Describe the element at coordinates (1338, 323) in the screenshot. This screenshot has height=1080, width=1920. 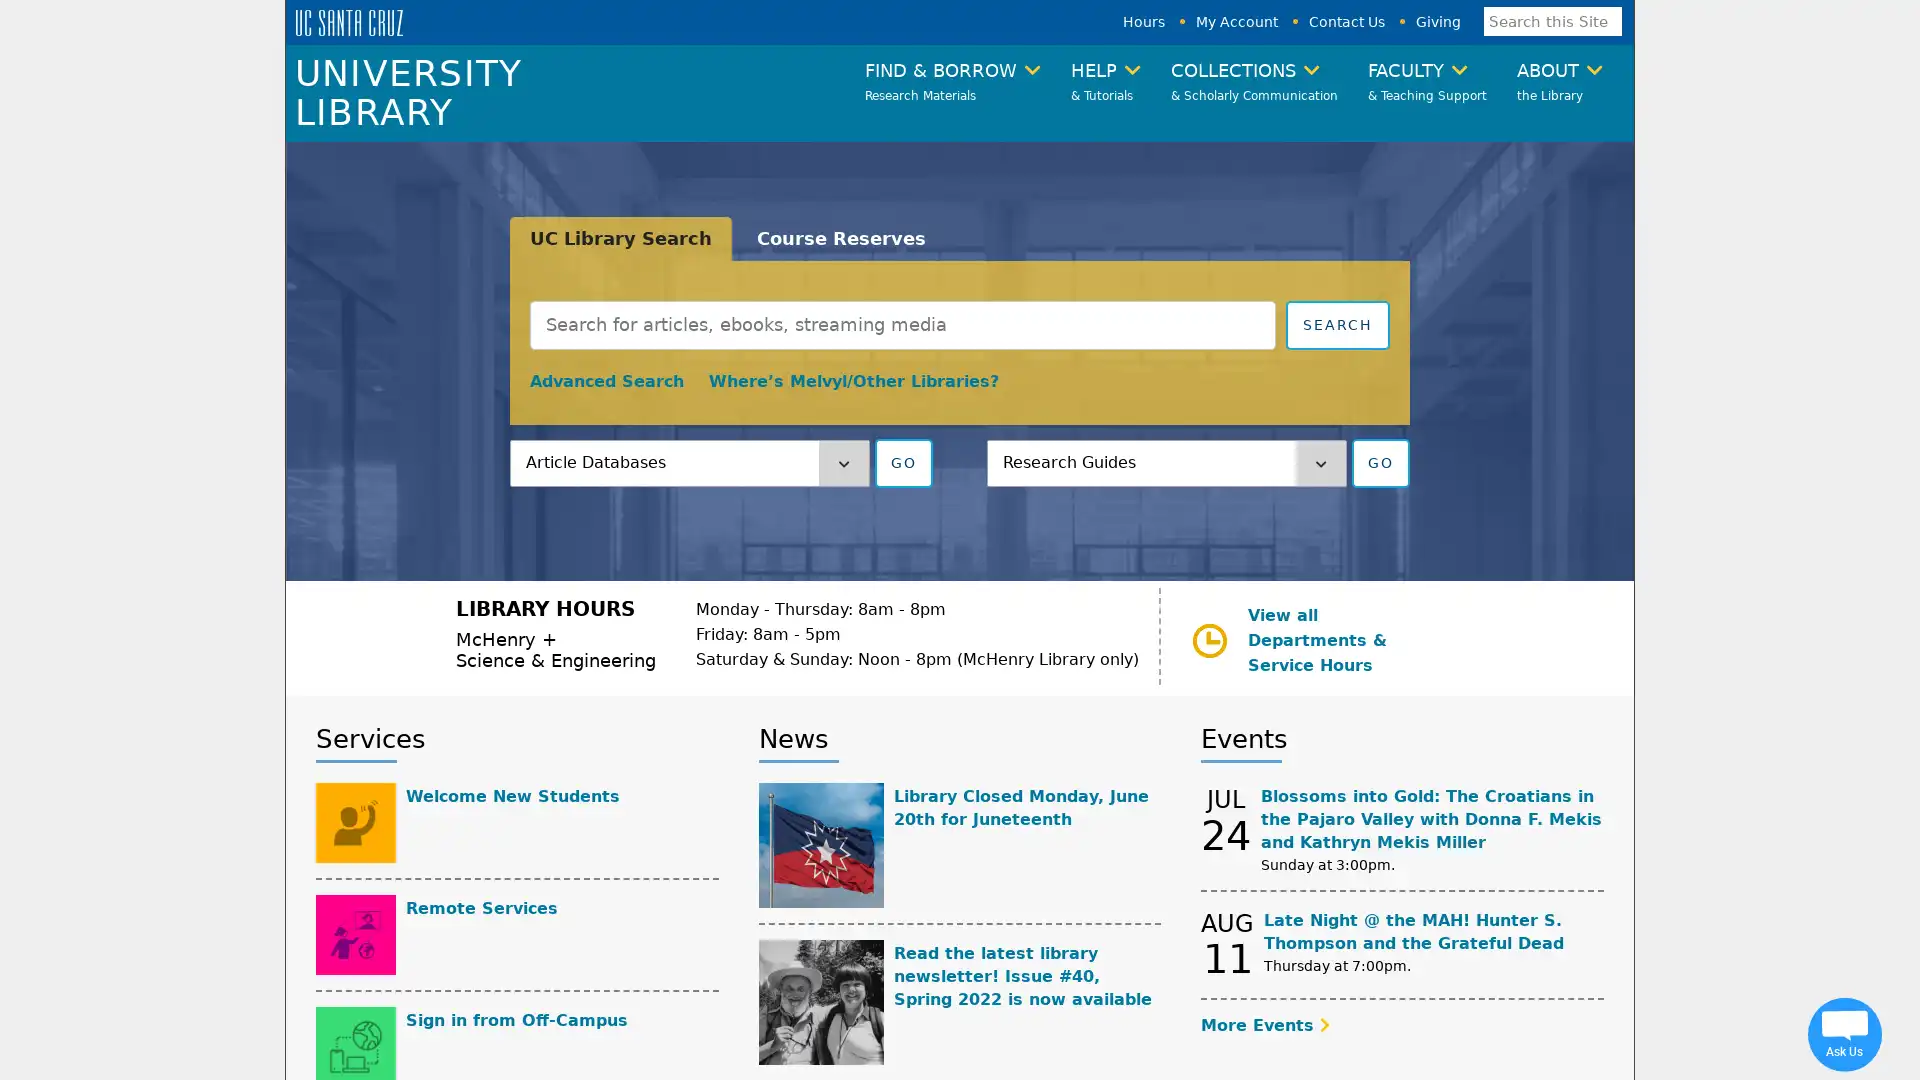
I see `Submit search` at that location.